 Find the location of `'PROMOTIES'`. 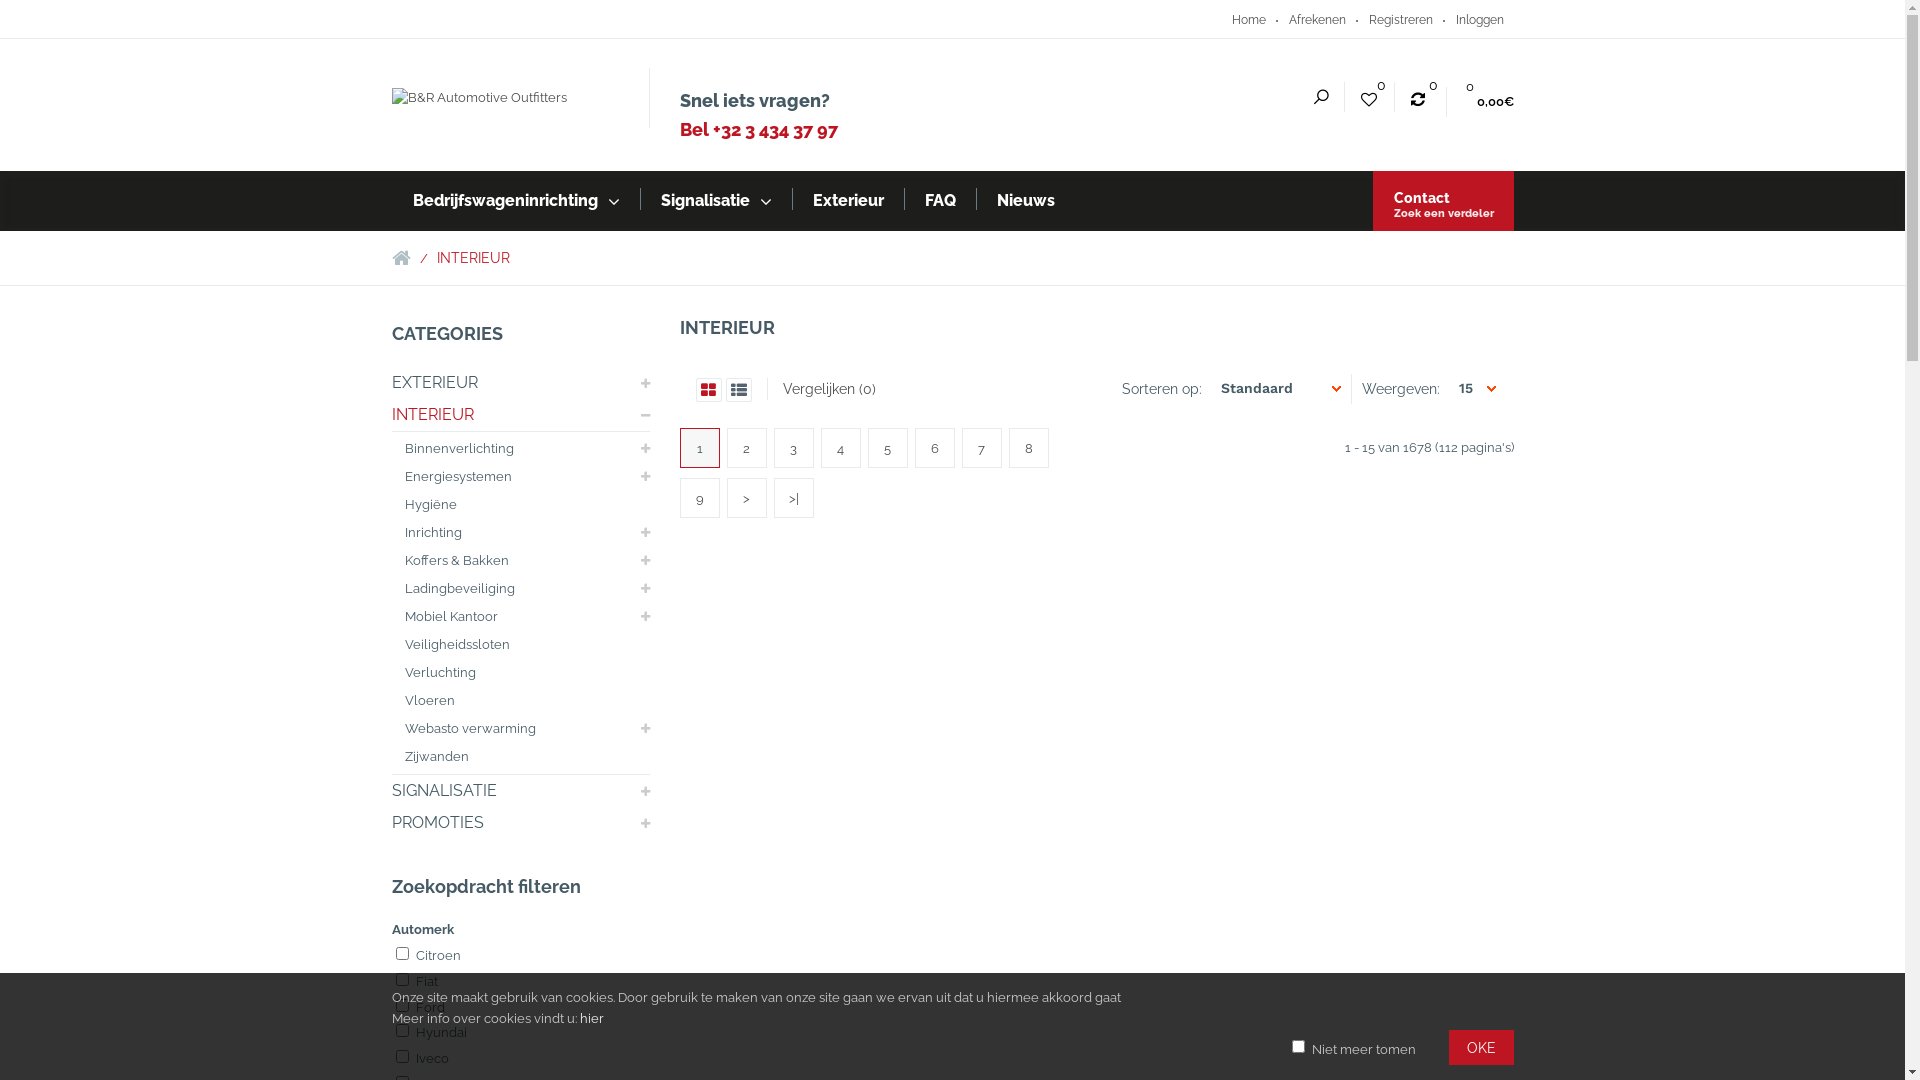

'PROMOTIES' is located at coordinates (392, 822).